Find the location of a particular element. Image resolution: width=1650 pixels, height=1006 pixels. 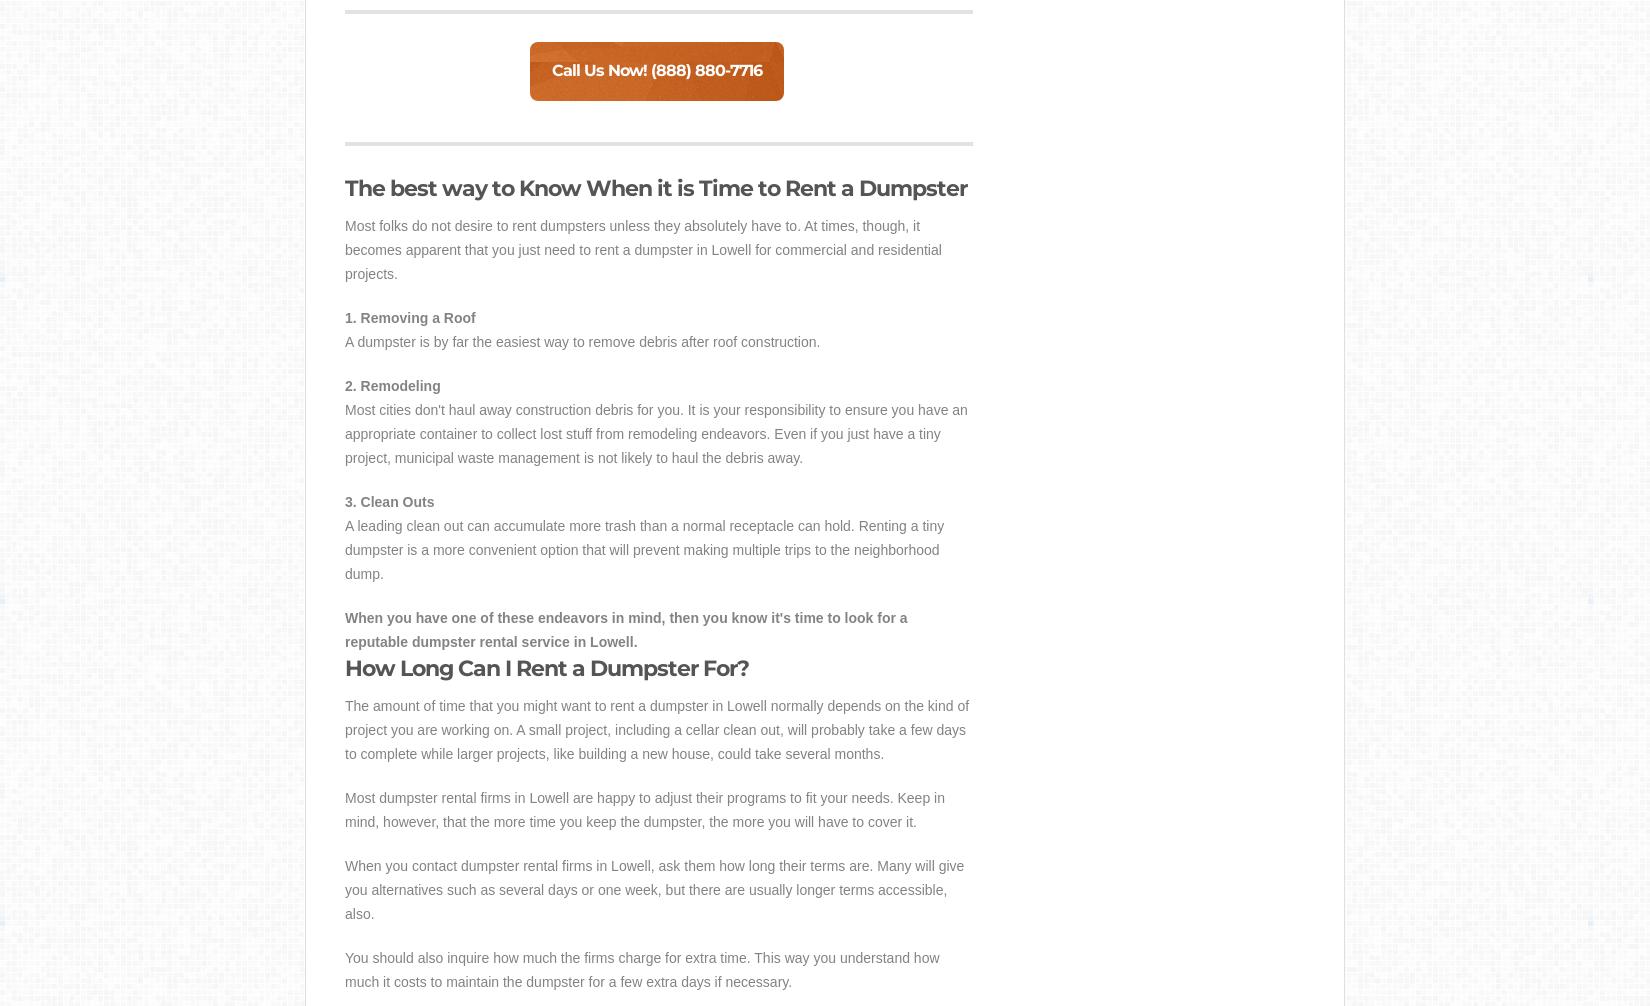

'A dumpster is by far the easiest way to remove debris after roof construction.' is located at coordinates (581, 341).